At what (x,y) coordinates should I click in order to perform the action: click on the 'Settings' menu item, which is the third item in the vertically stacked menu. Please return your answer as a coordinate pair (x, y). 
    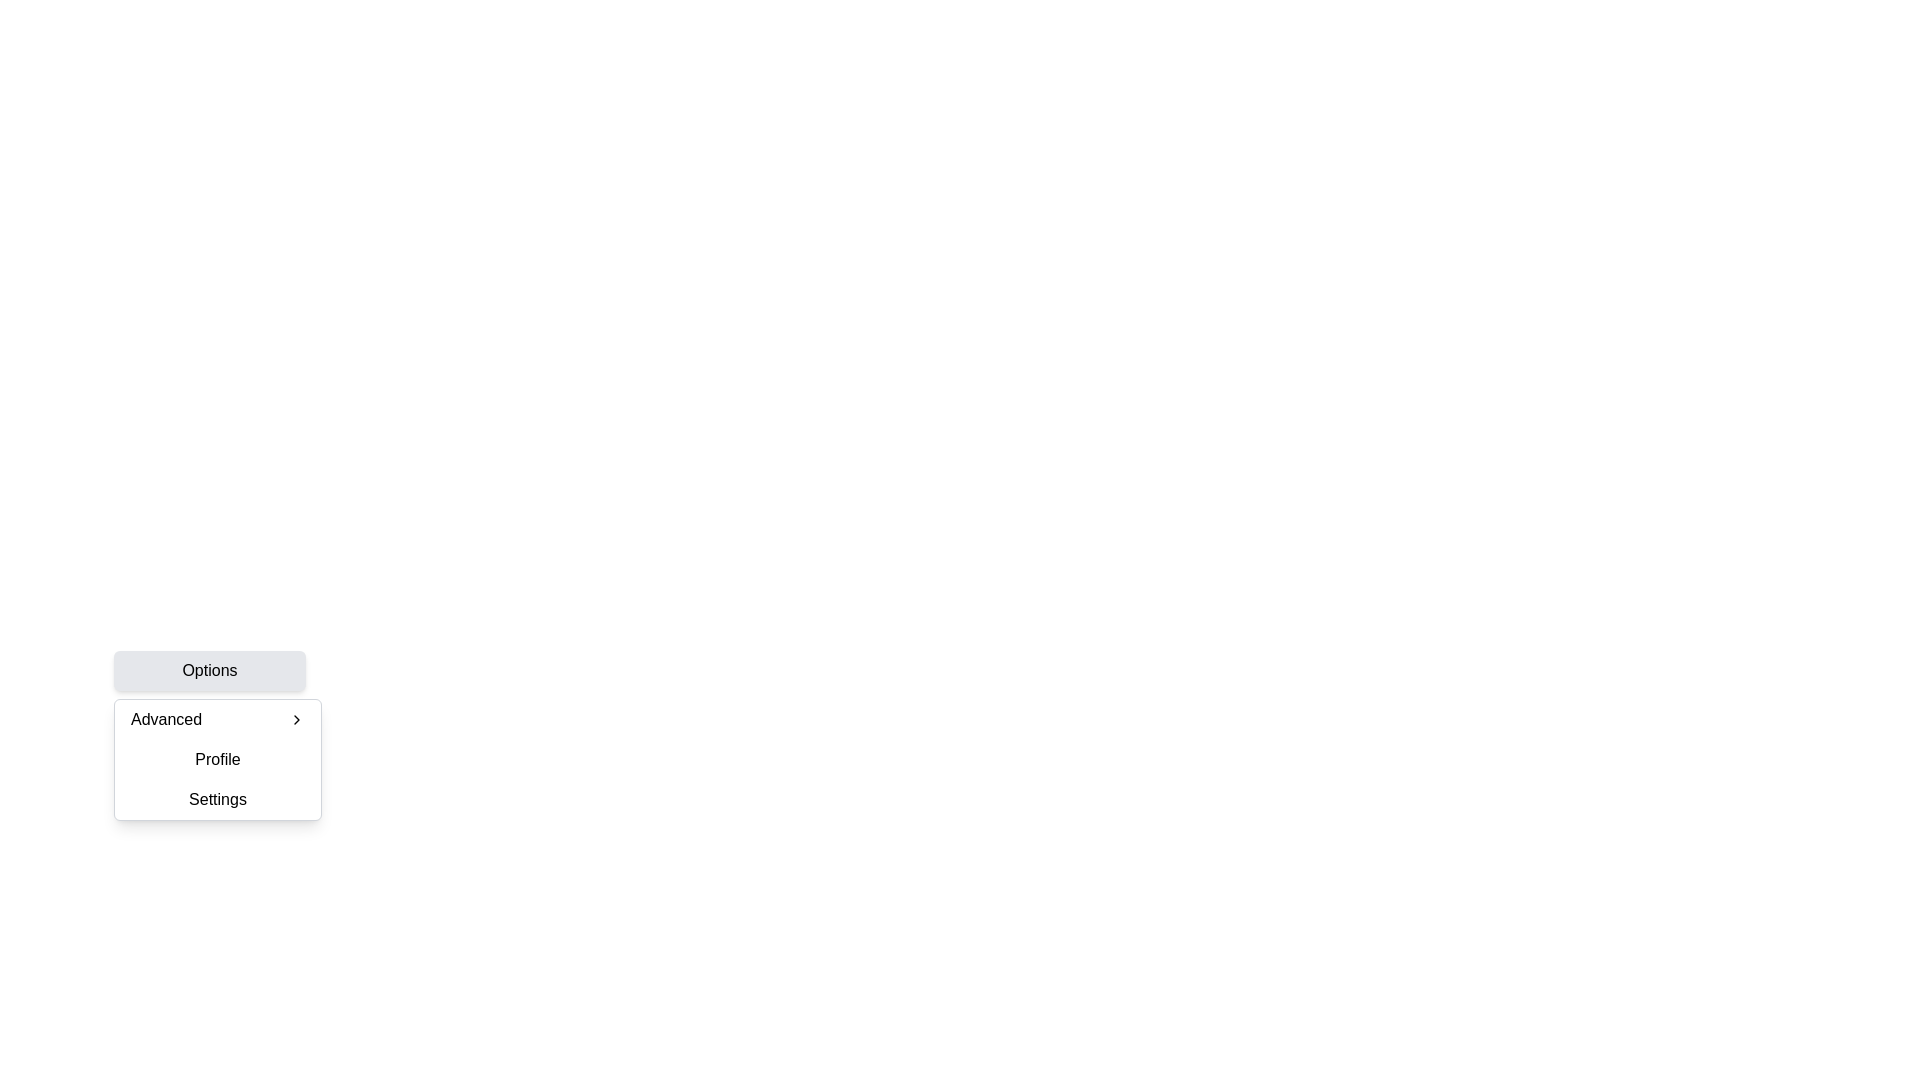
    Looking at the image, I should click on (217, 798).